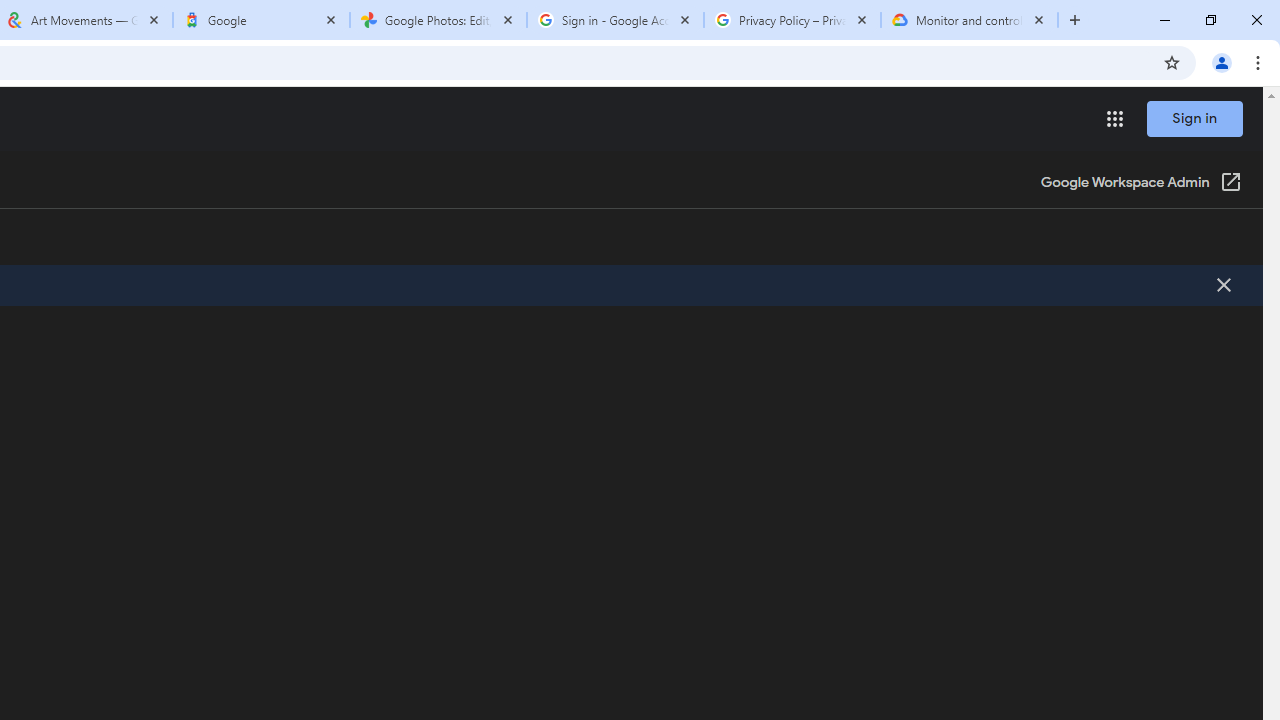  I want to click on 'Google Workspace Admin (Open in a new window)', so click(1141, 183).